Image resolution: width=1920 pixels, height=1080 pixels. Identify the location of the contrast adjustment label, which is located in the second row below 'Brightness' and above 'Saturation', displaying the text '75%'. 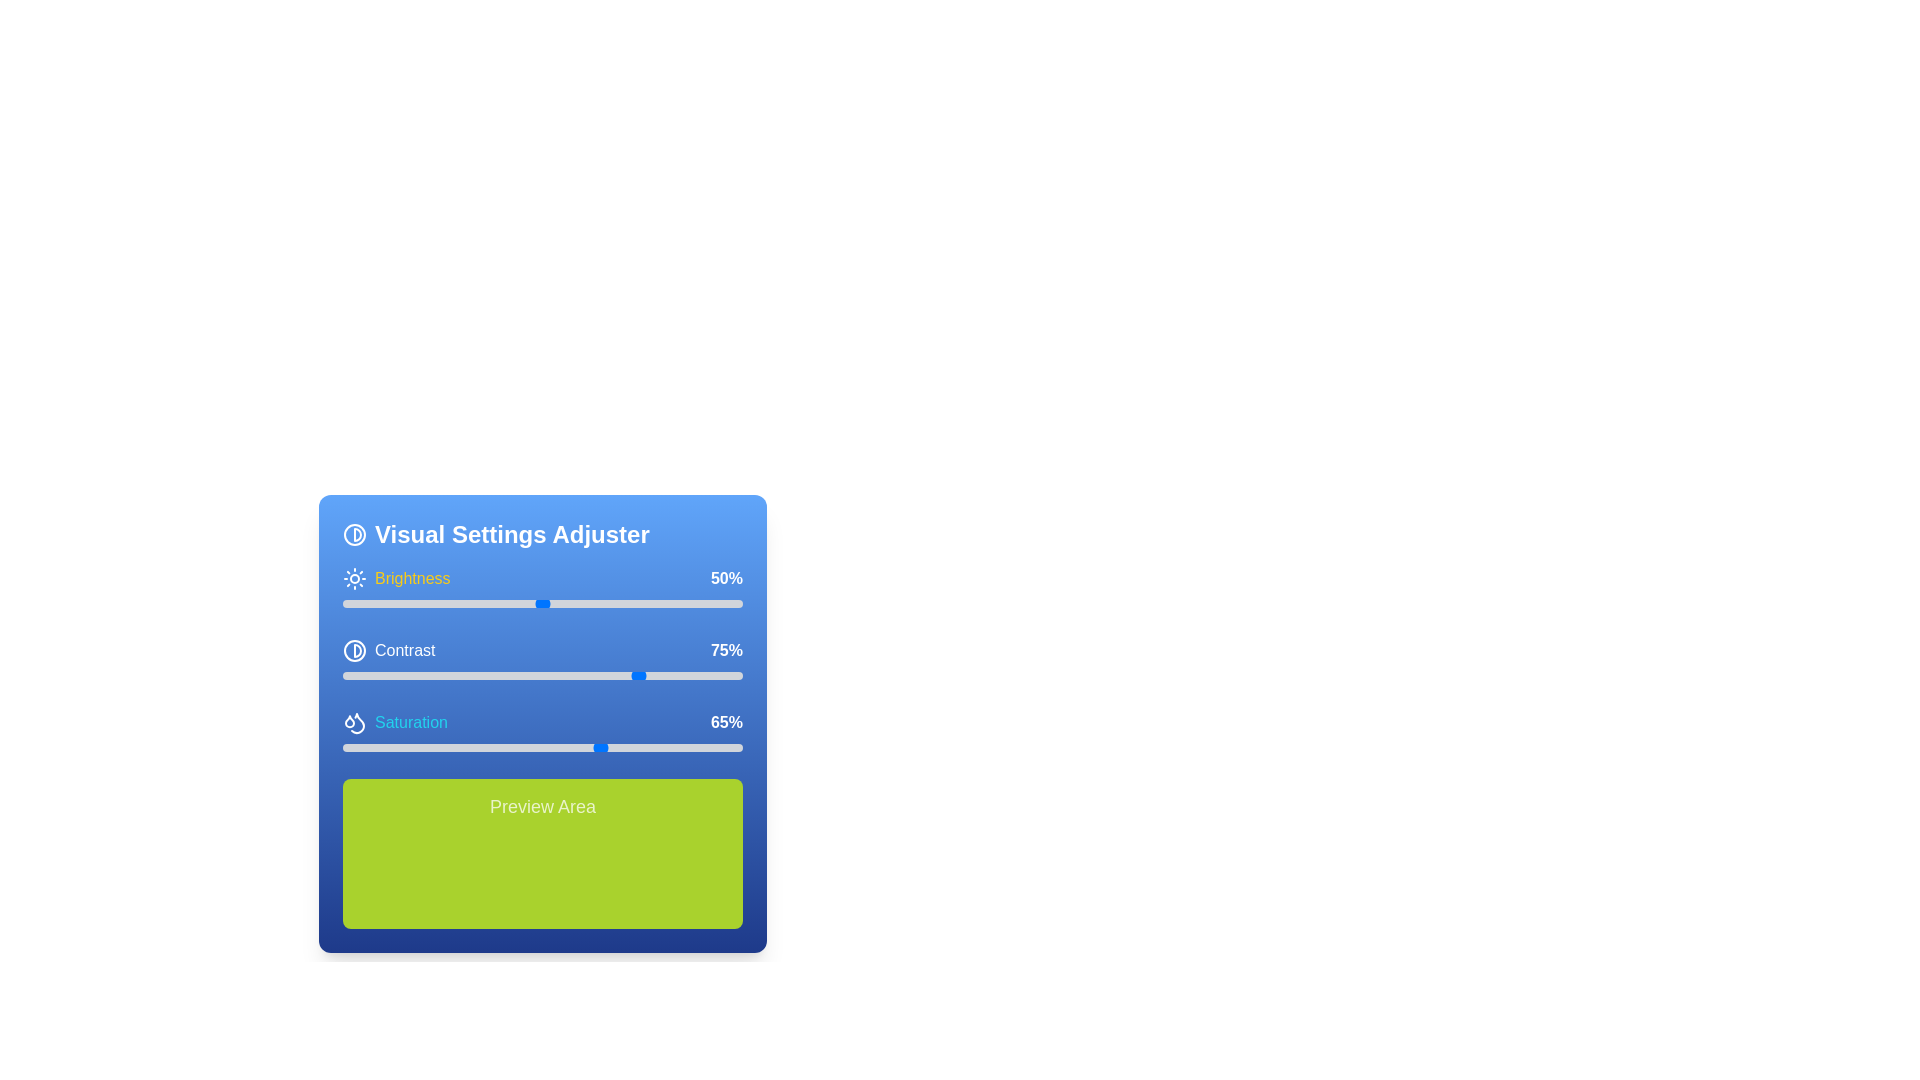
(389, 651).